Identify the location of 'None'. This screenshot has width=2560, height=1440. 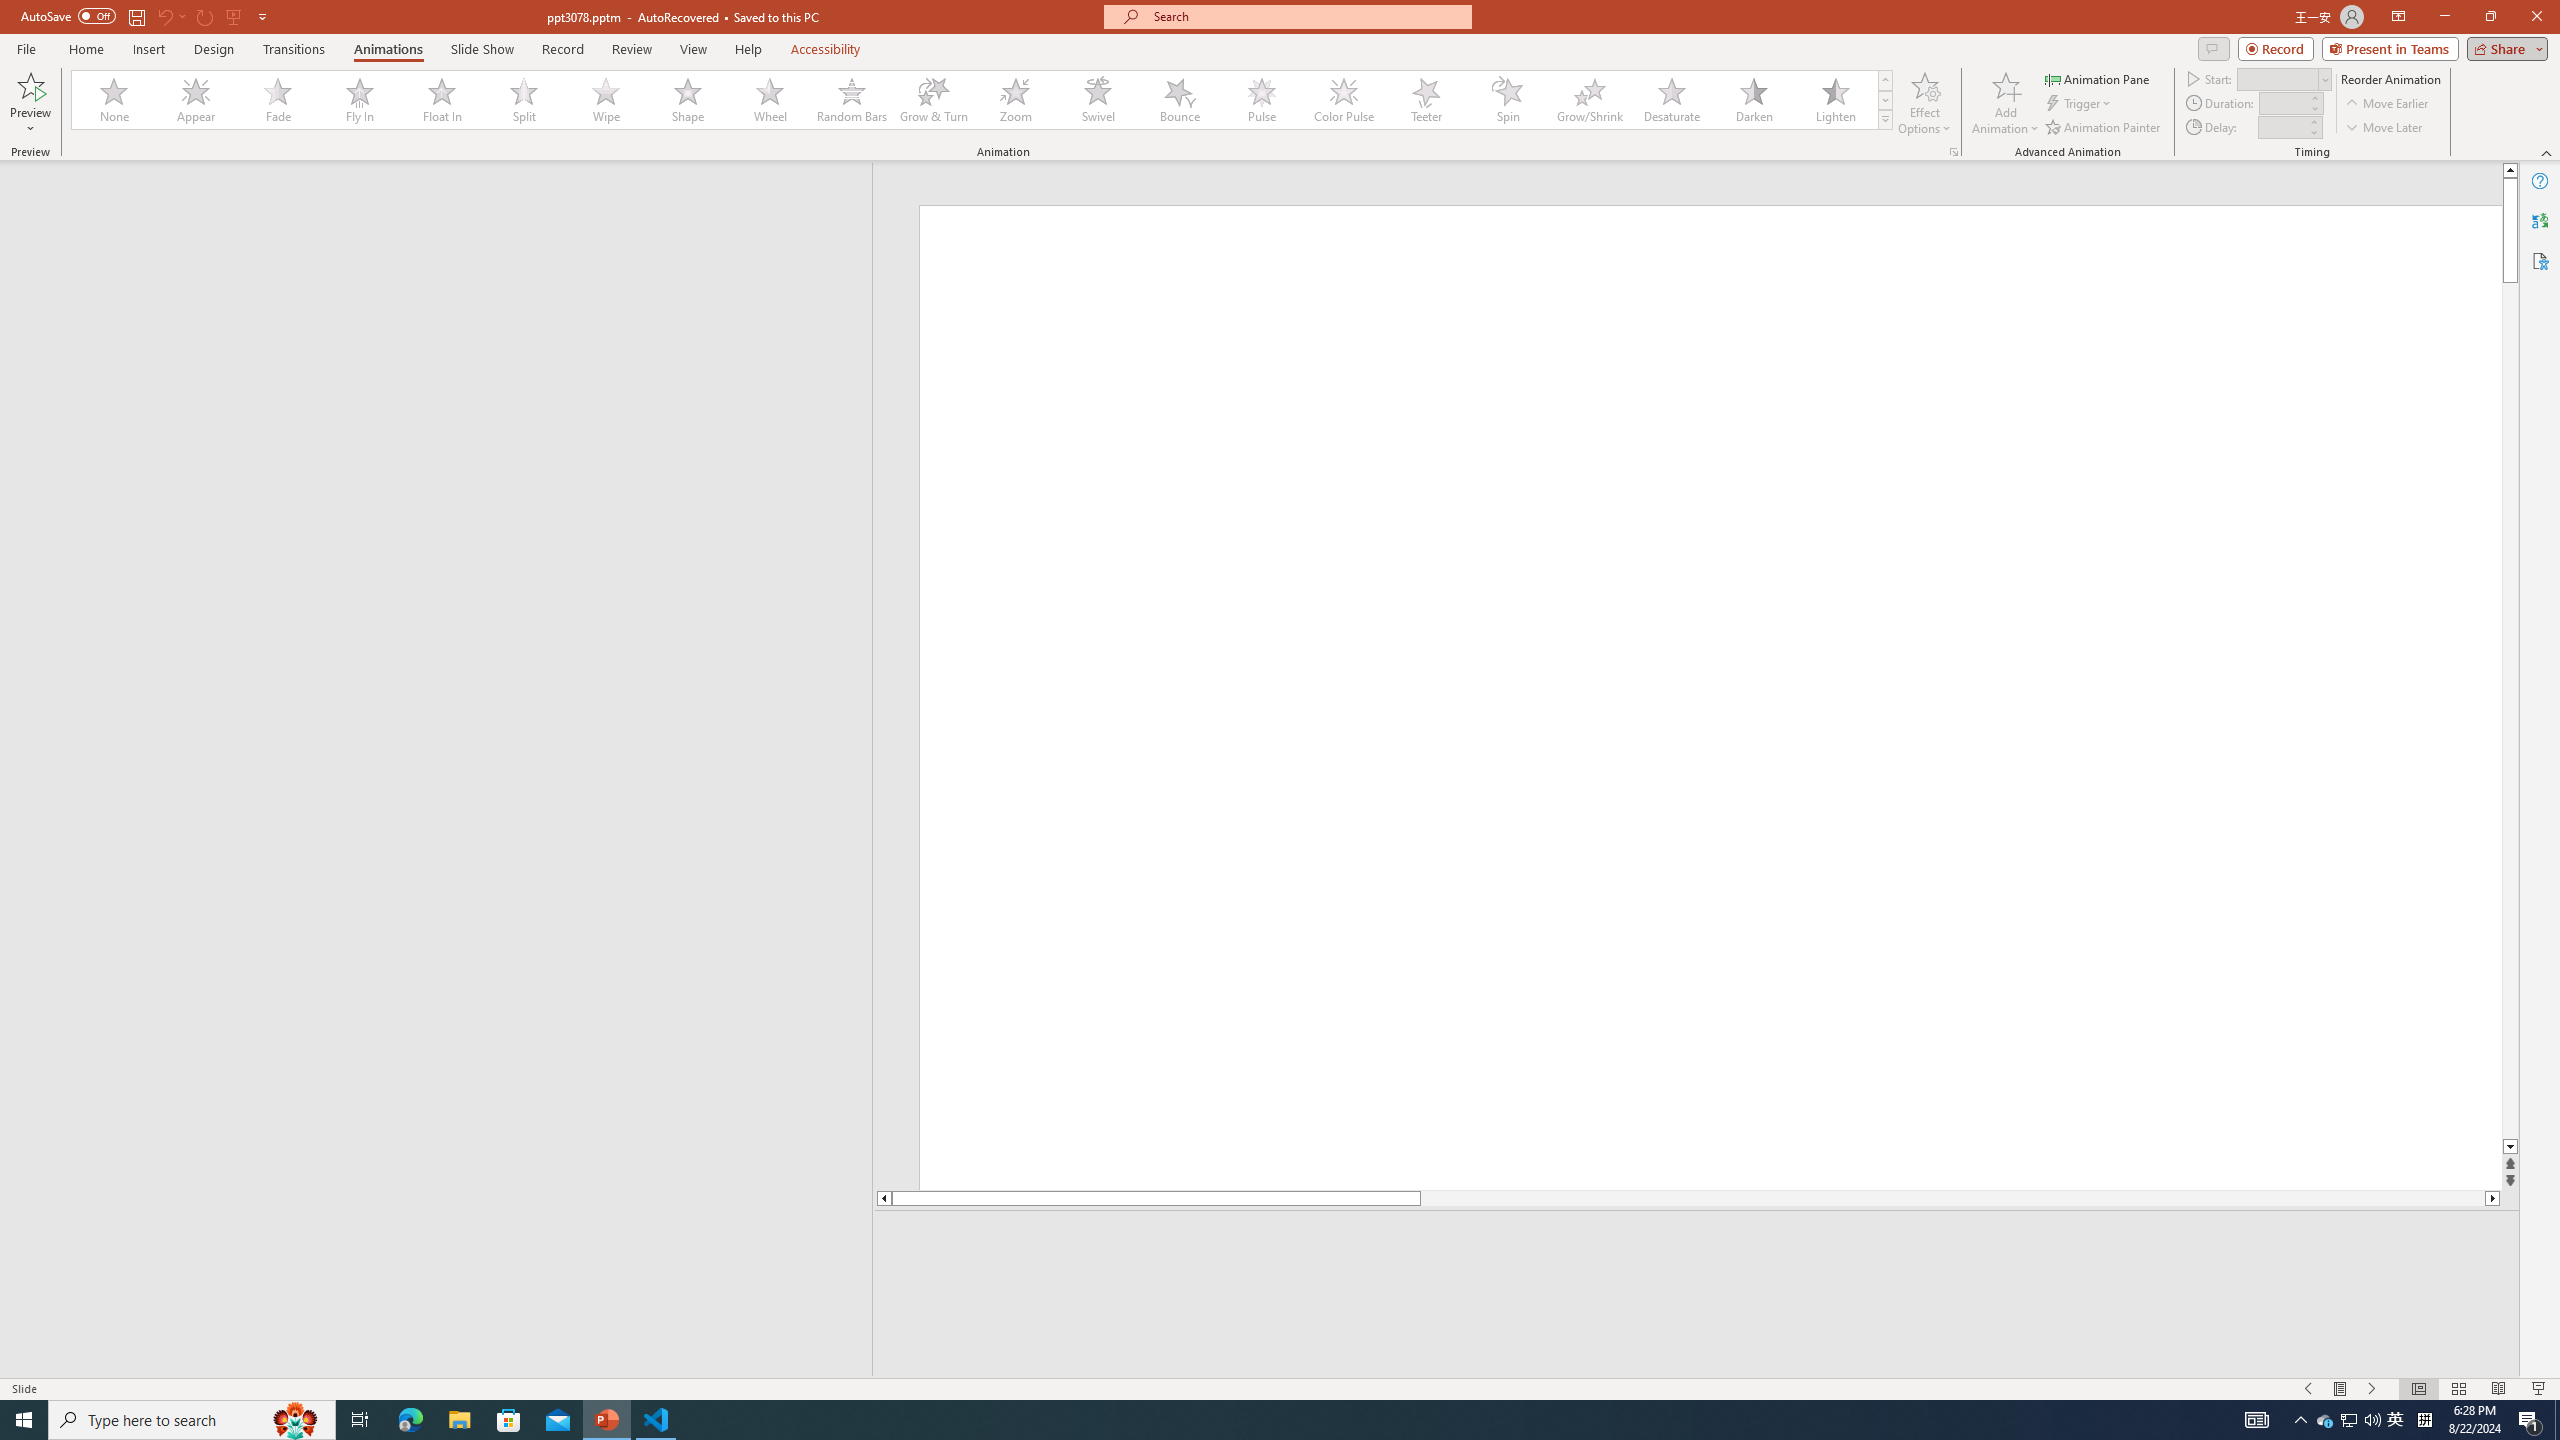
(114, 99).